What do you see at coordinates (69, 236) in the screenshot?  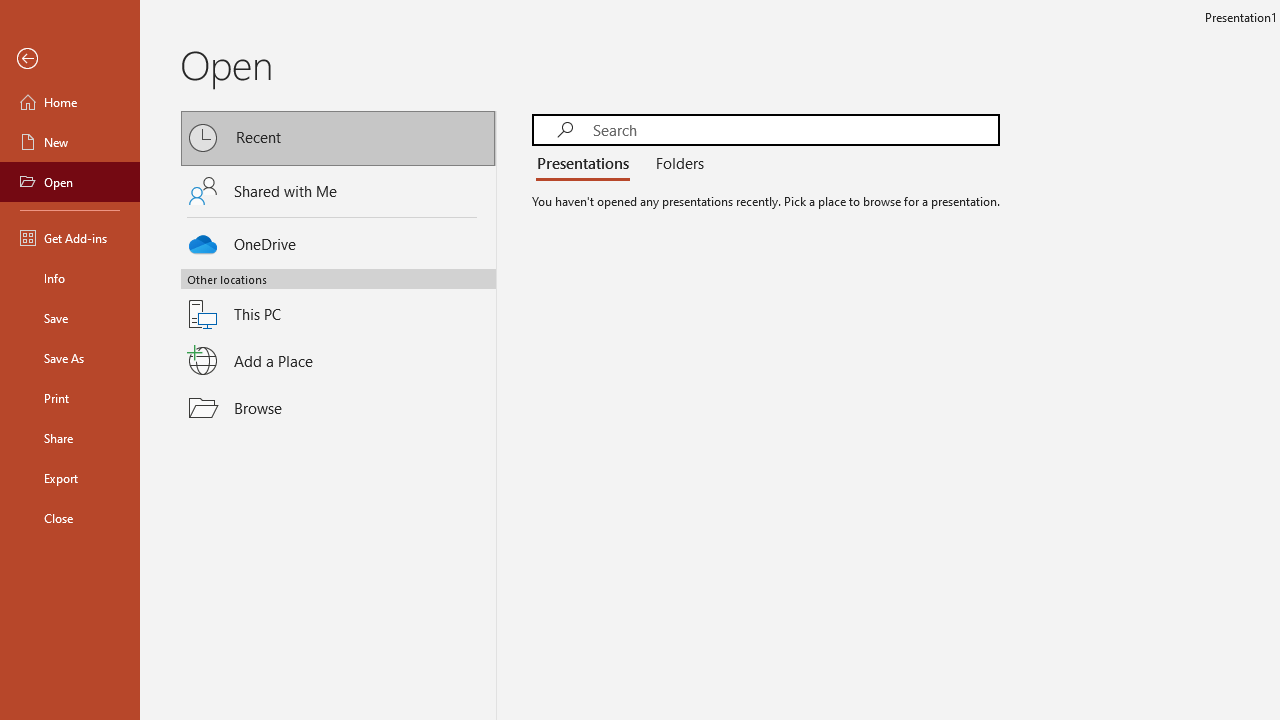 I see `'Get Add-ins'` at bounding box center [69, 236].